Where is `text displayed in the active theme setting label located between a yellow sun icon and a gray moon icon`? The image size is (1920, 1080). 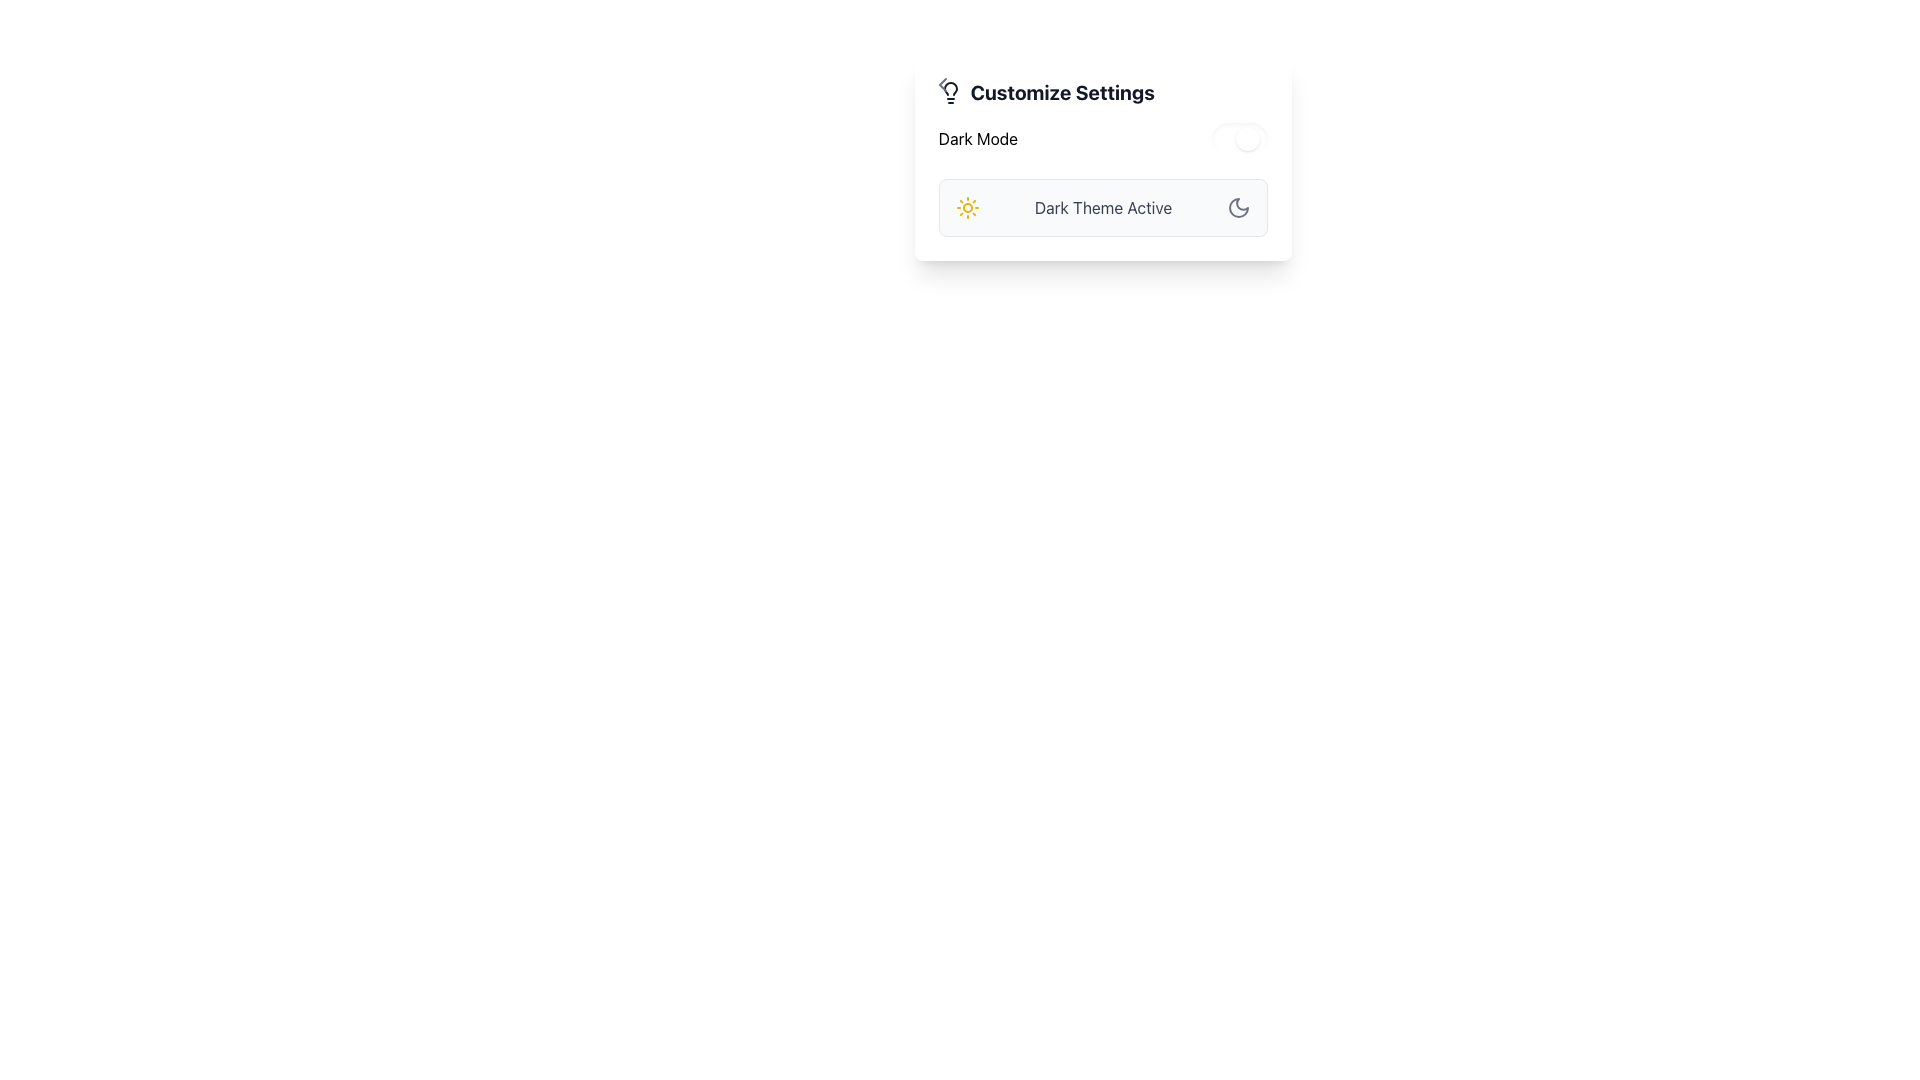 text displayed in the active theme setting label located between a yellow sun icon and a gray moon icon is located at coordinates (1102, 208).